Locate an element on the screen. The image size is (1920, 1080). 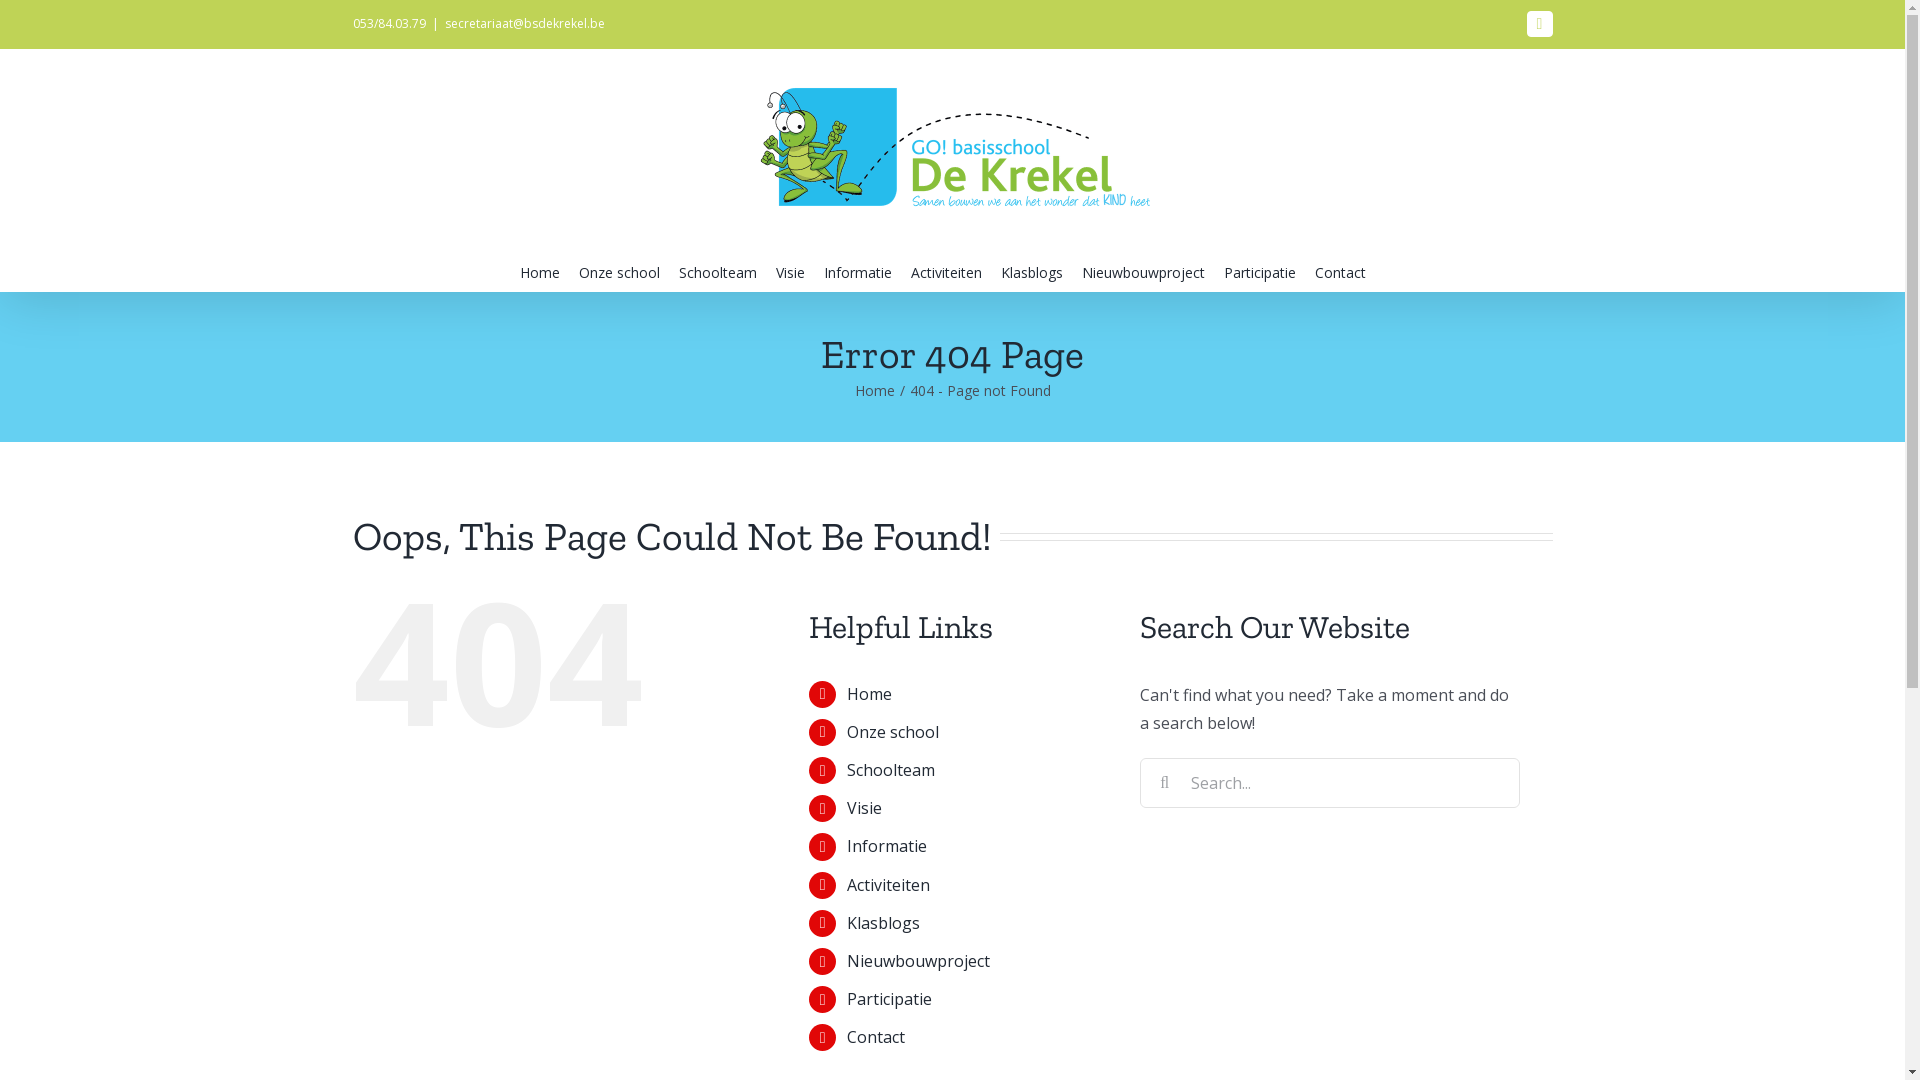
'Activiteiten' is located at coordinates (887, 883).